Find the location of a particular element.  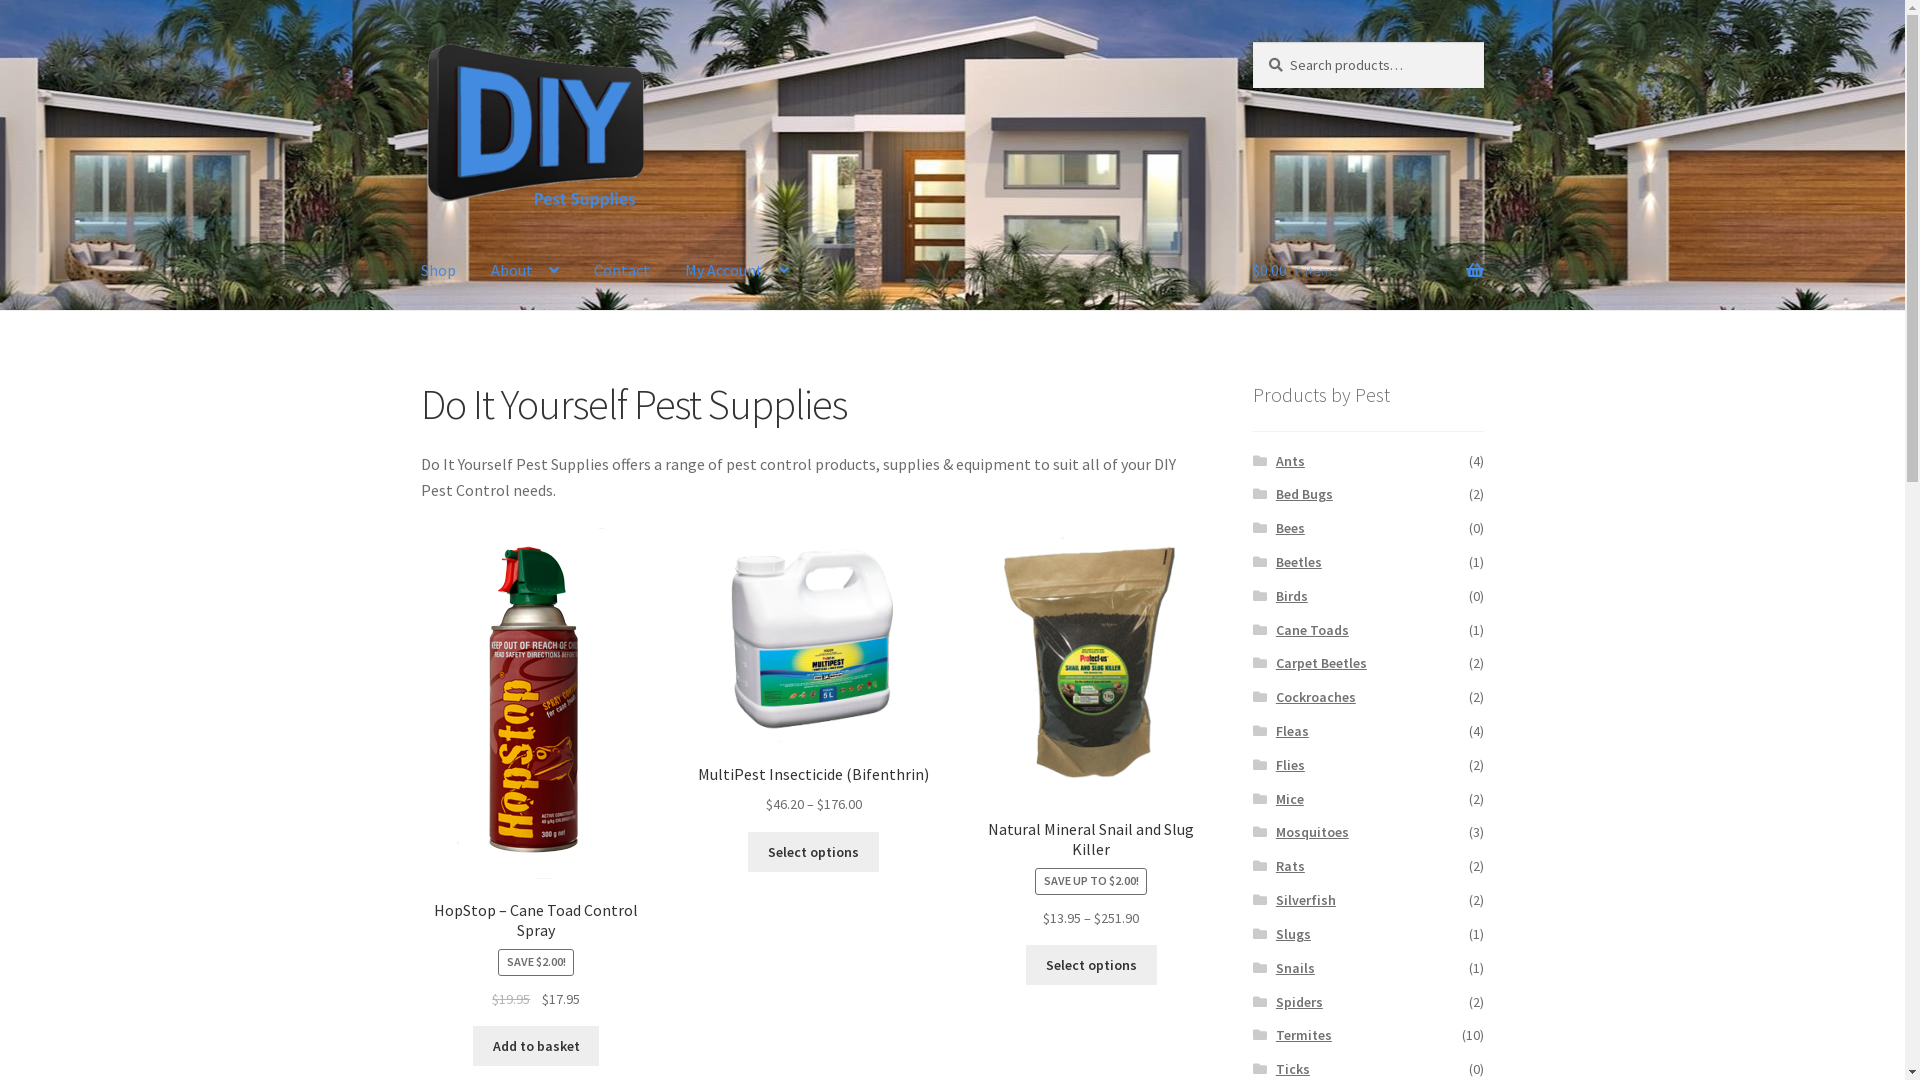

'Shop' is located at coordinates (437, 270).